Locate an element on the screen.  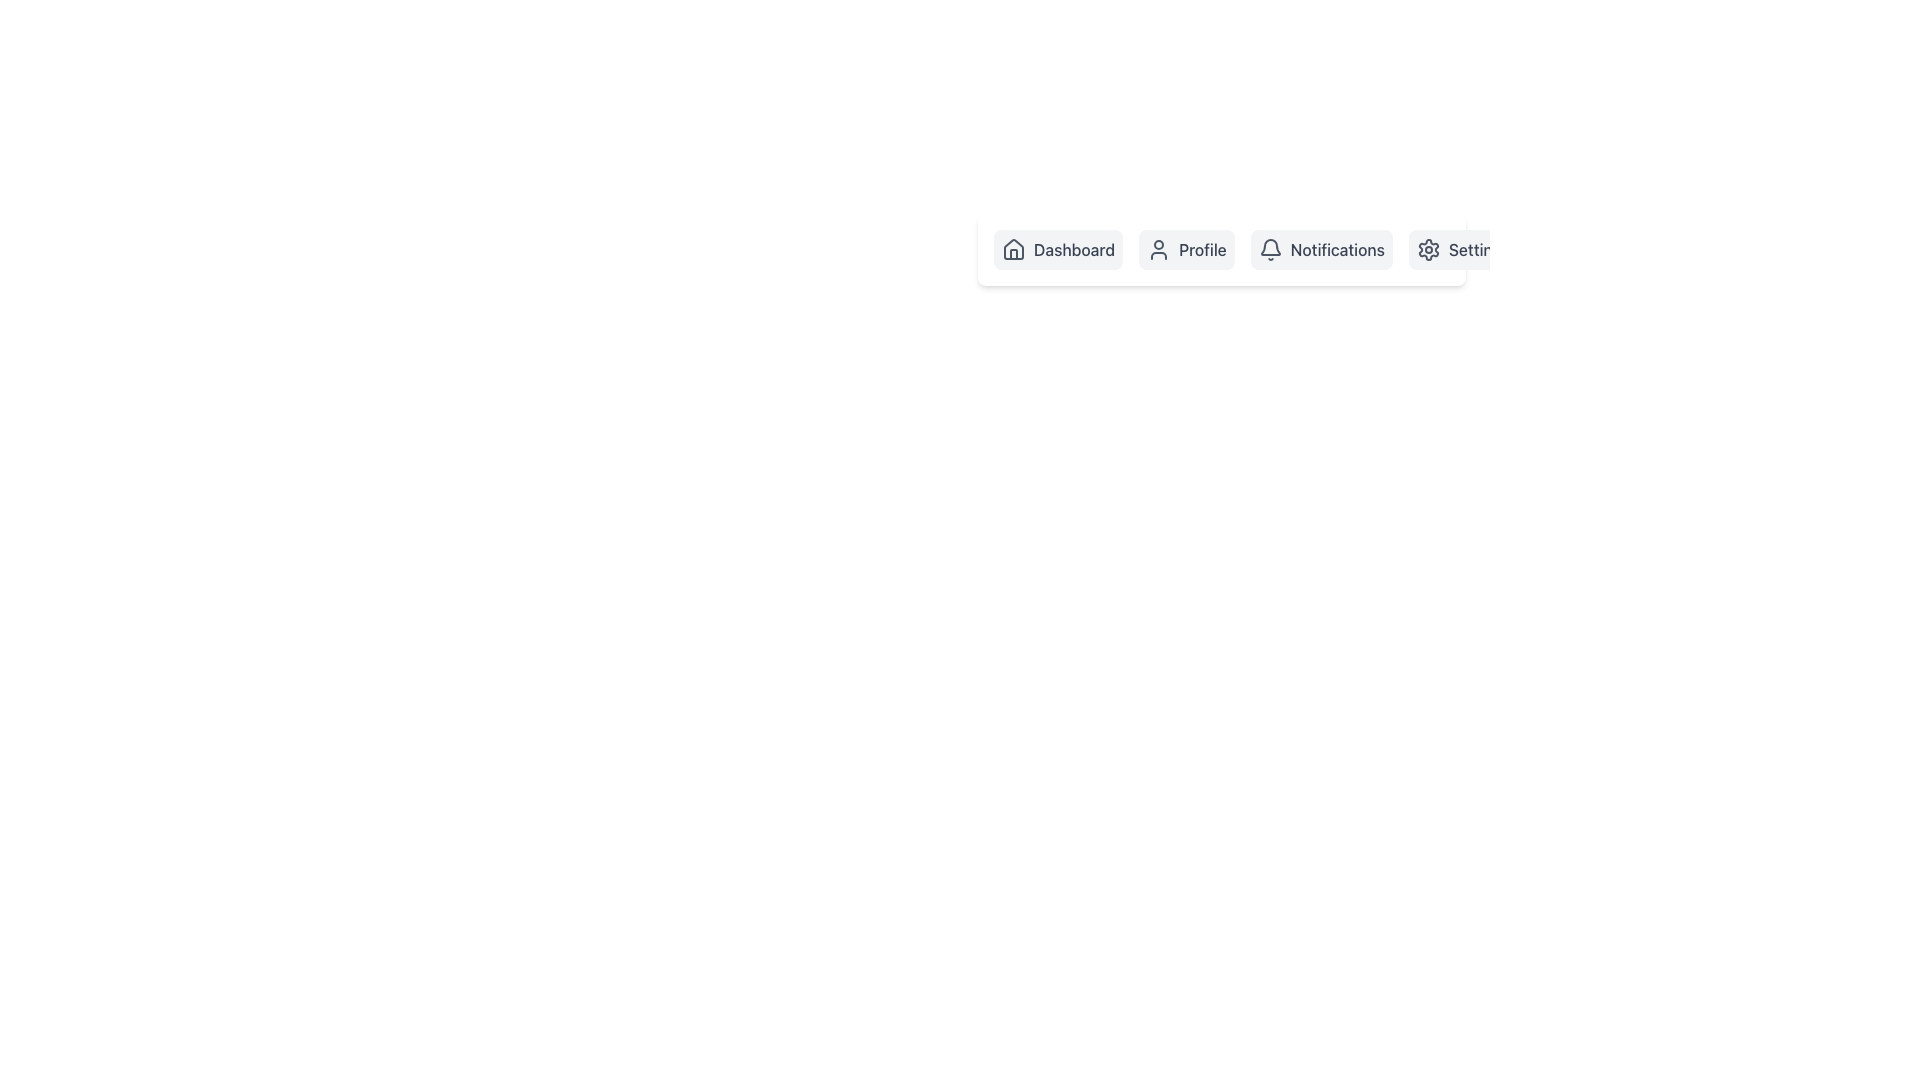
the 'Dashboard' icon button located at the top-right section of the navigation menu is located at coordinates (1013, 253).